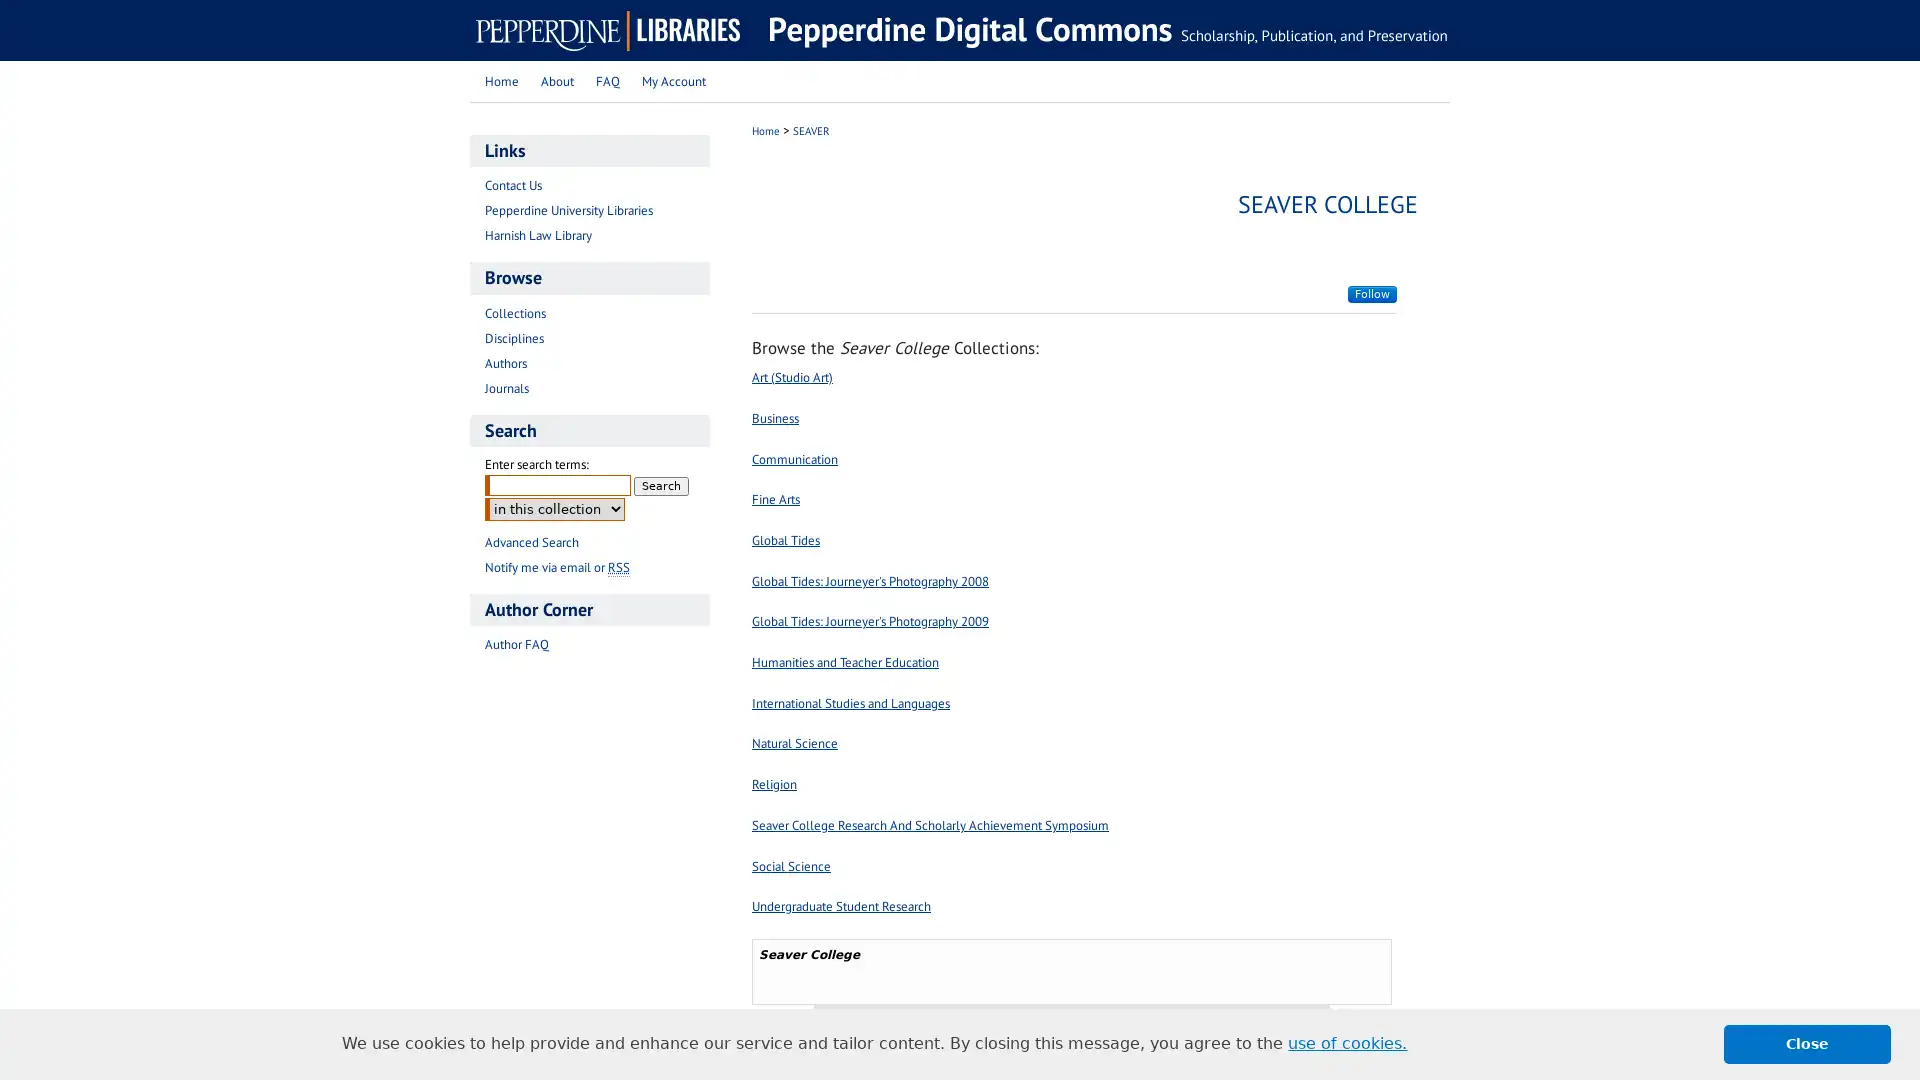 The image size is (1920, 1080). Describe the element at coordinates (1807, 1043) in the screenshot. I see `dismiss cookie message` at that location.